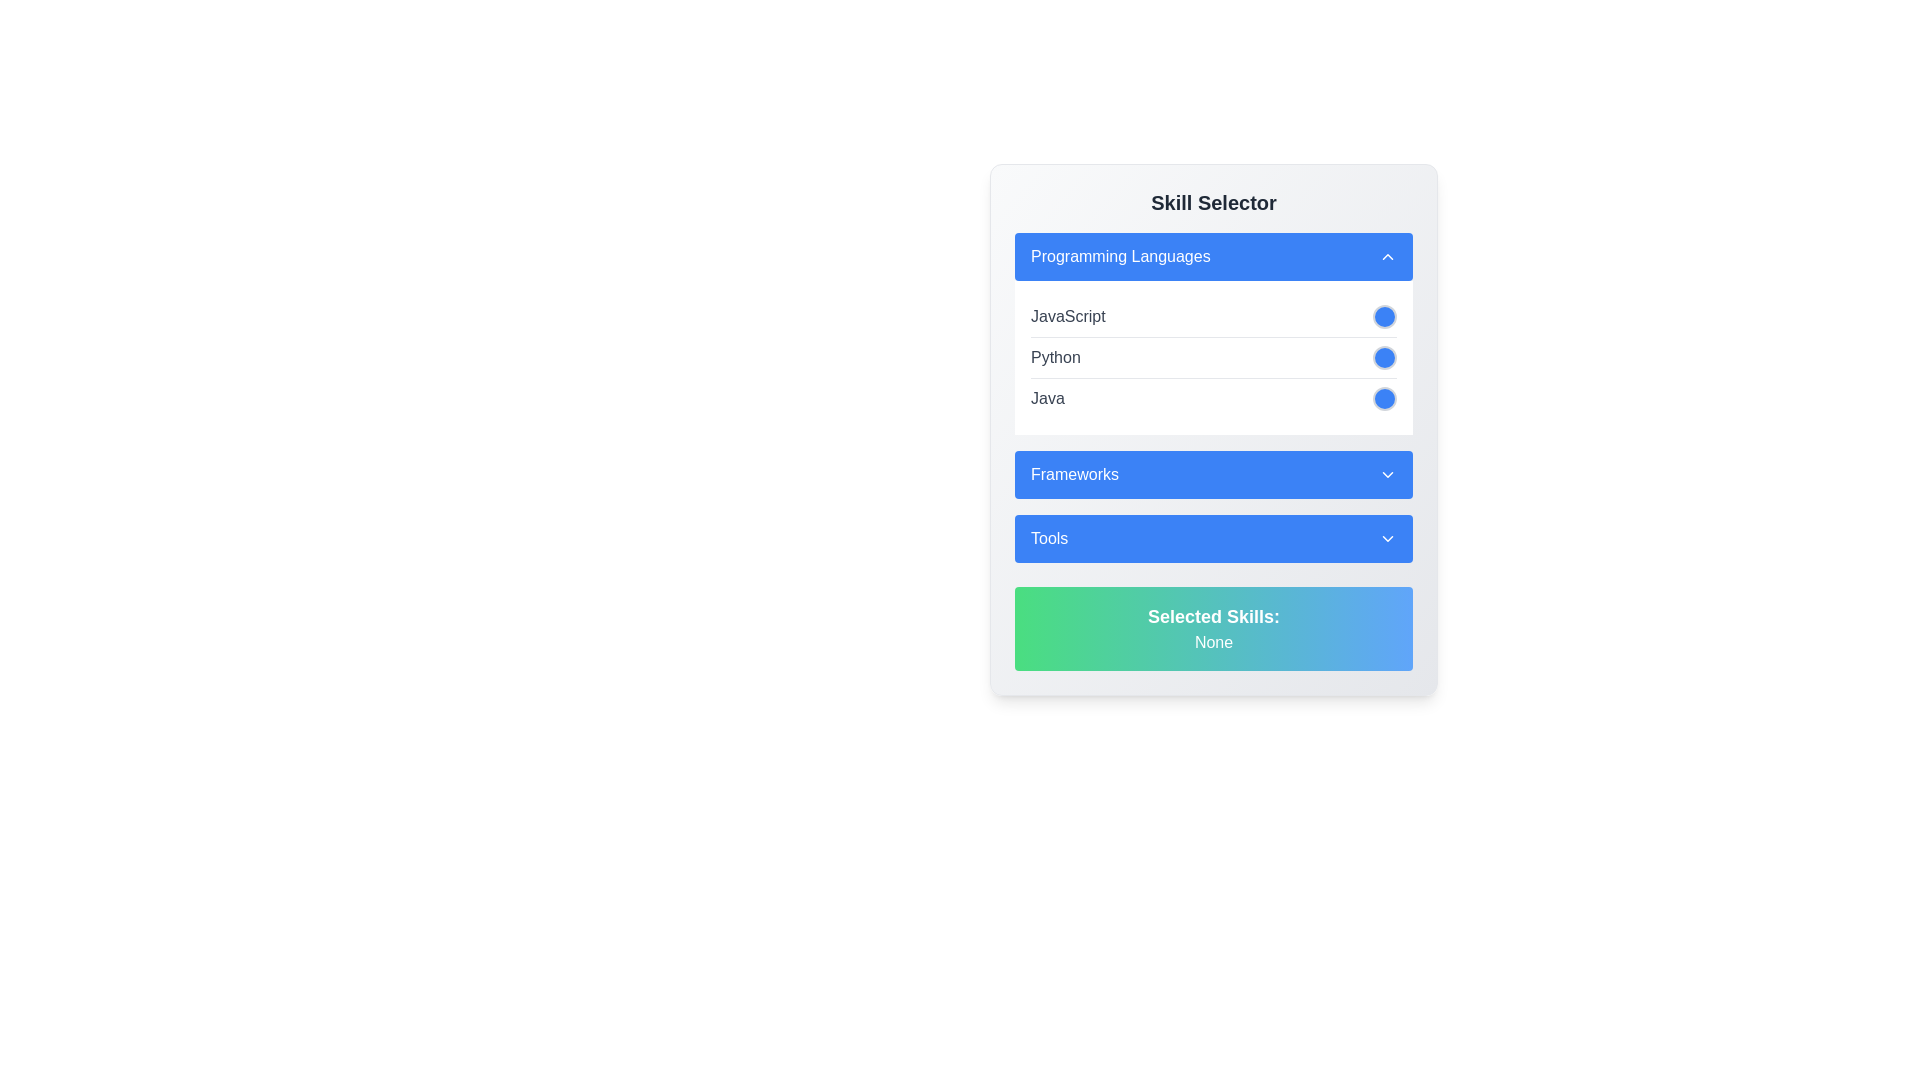  I want to click on the small upward-pointing chevron icon located on the right side of the blue button labeled 'Programming Languages', so click(1386, 256).